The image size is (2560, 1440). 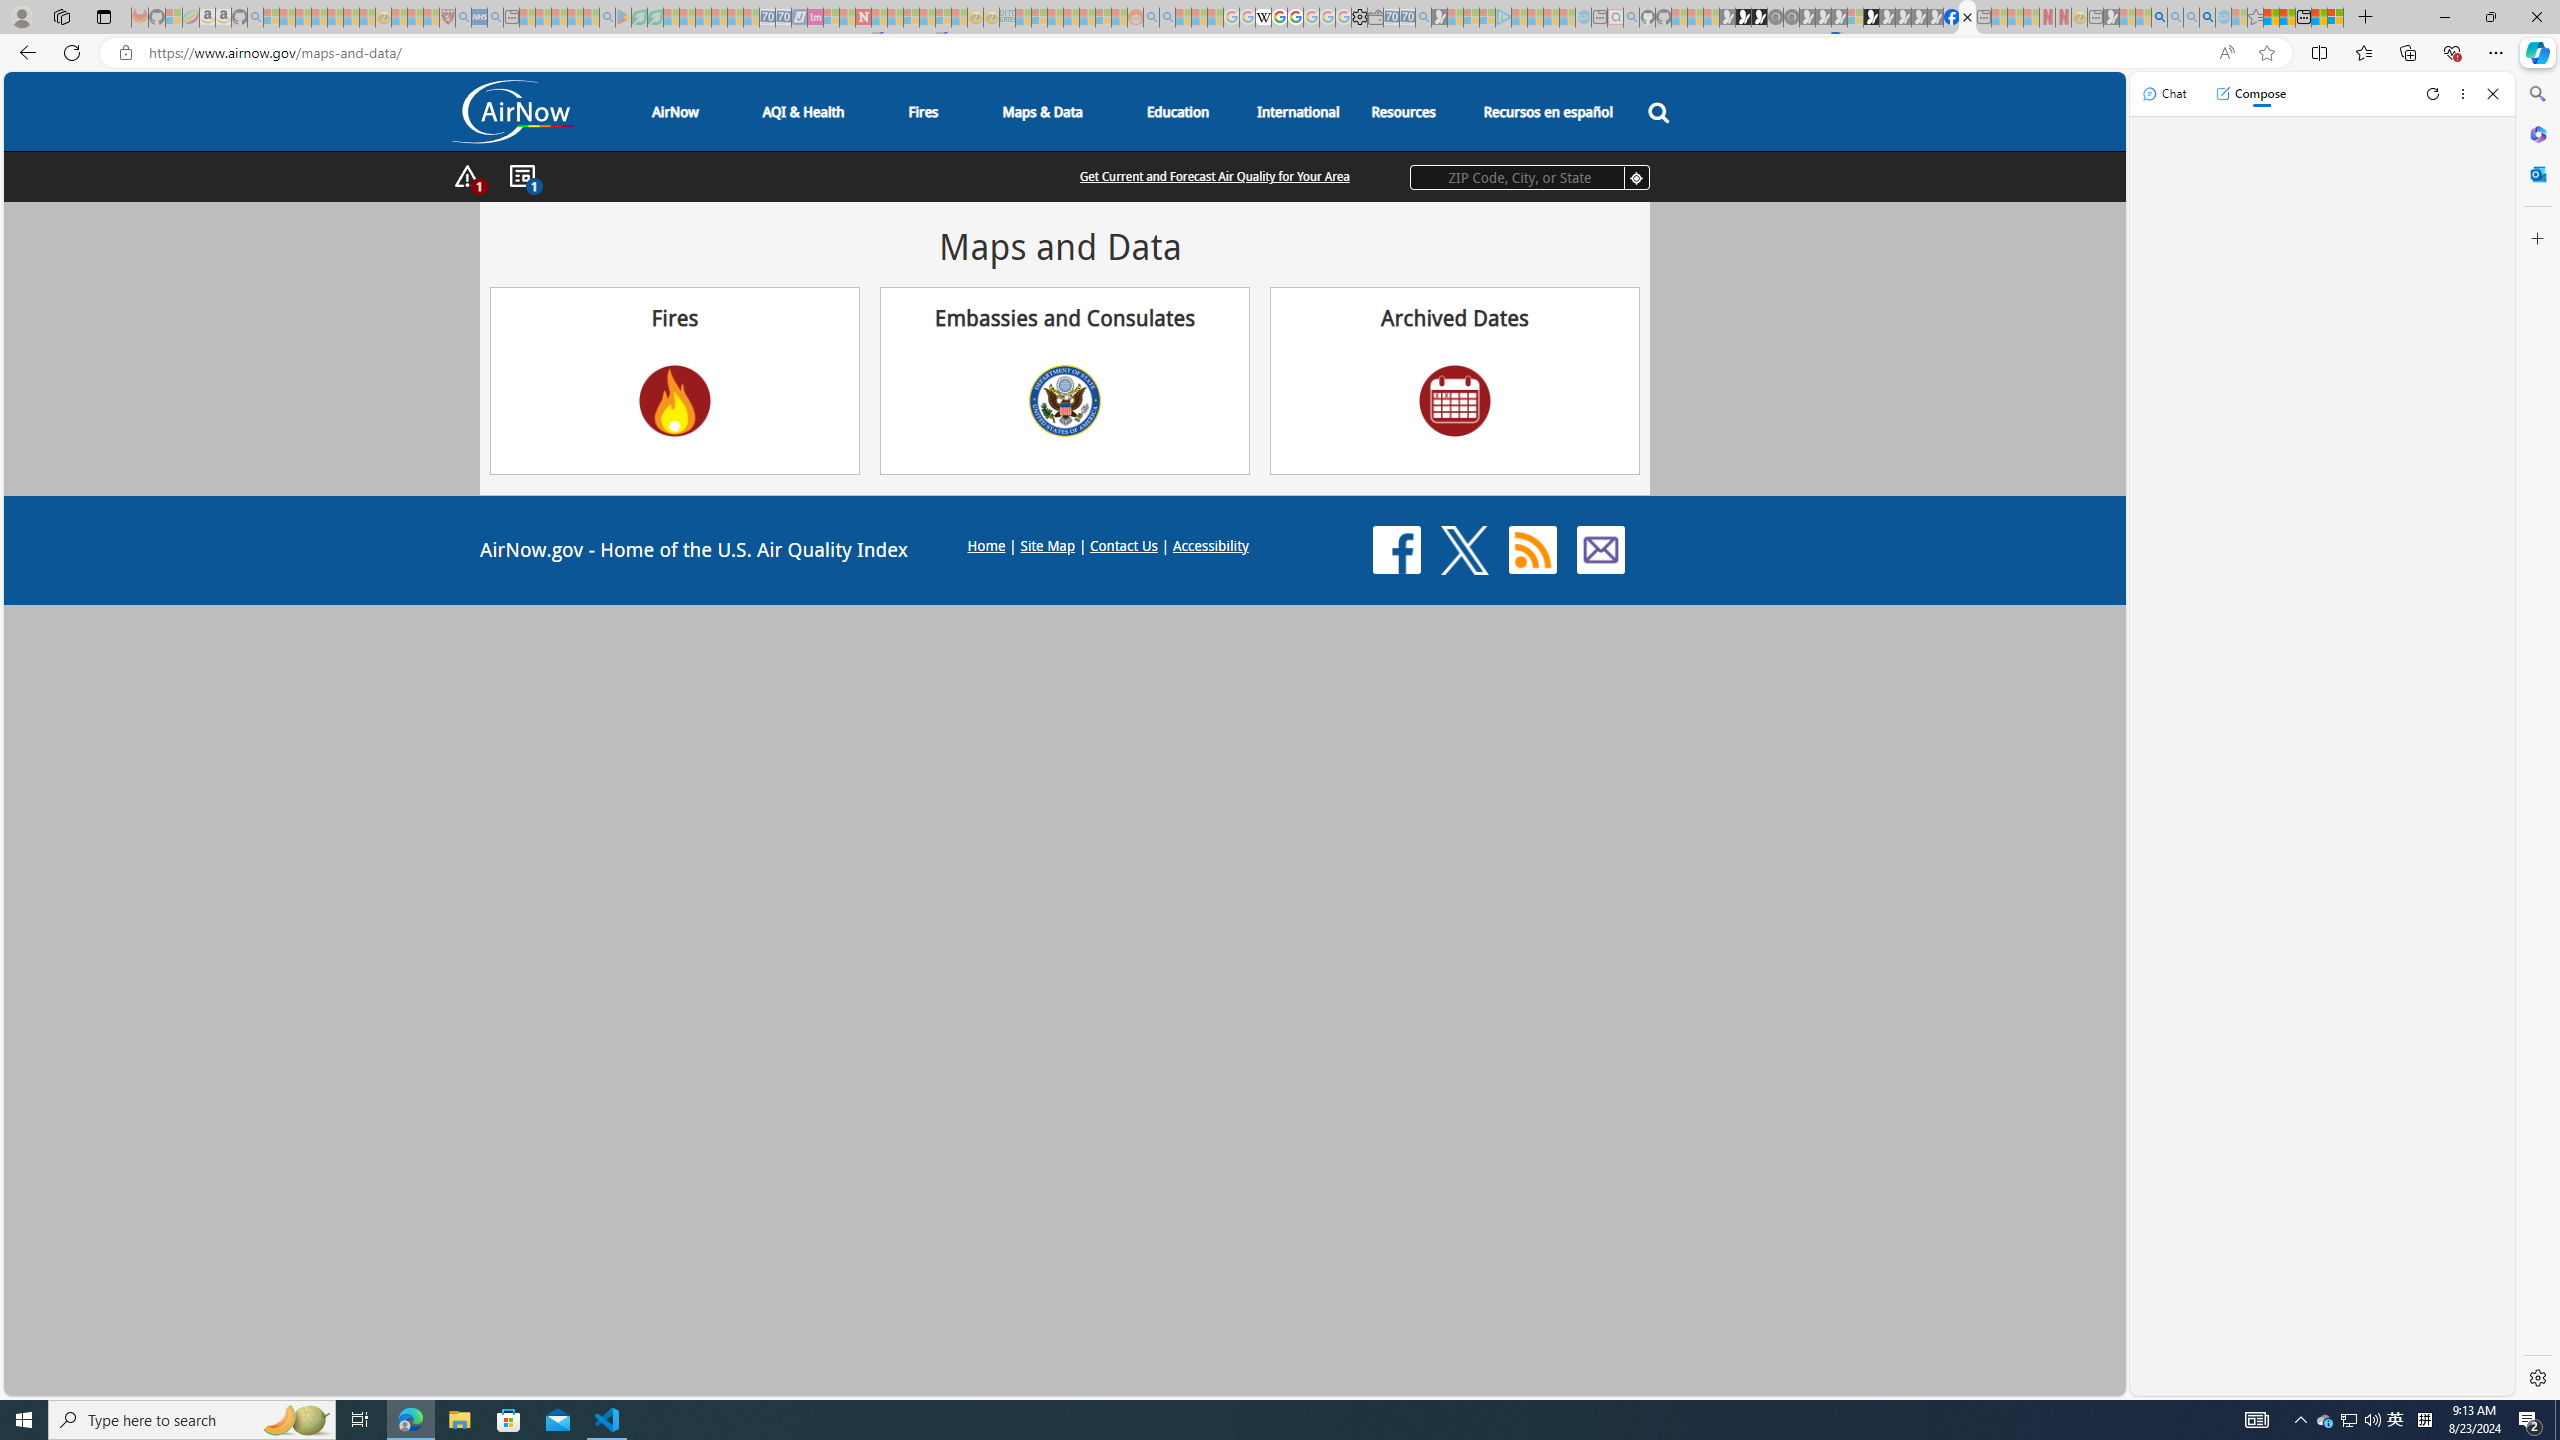 I want to click on 'Air Now Logo', so click(x=513, y=111).